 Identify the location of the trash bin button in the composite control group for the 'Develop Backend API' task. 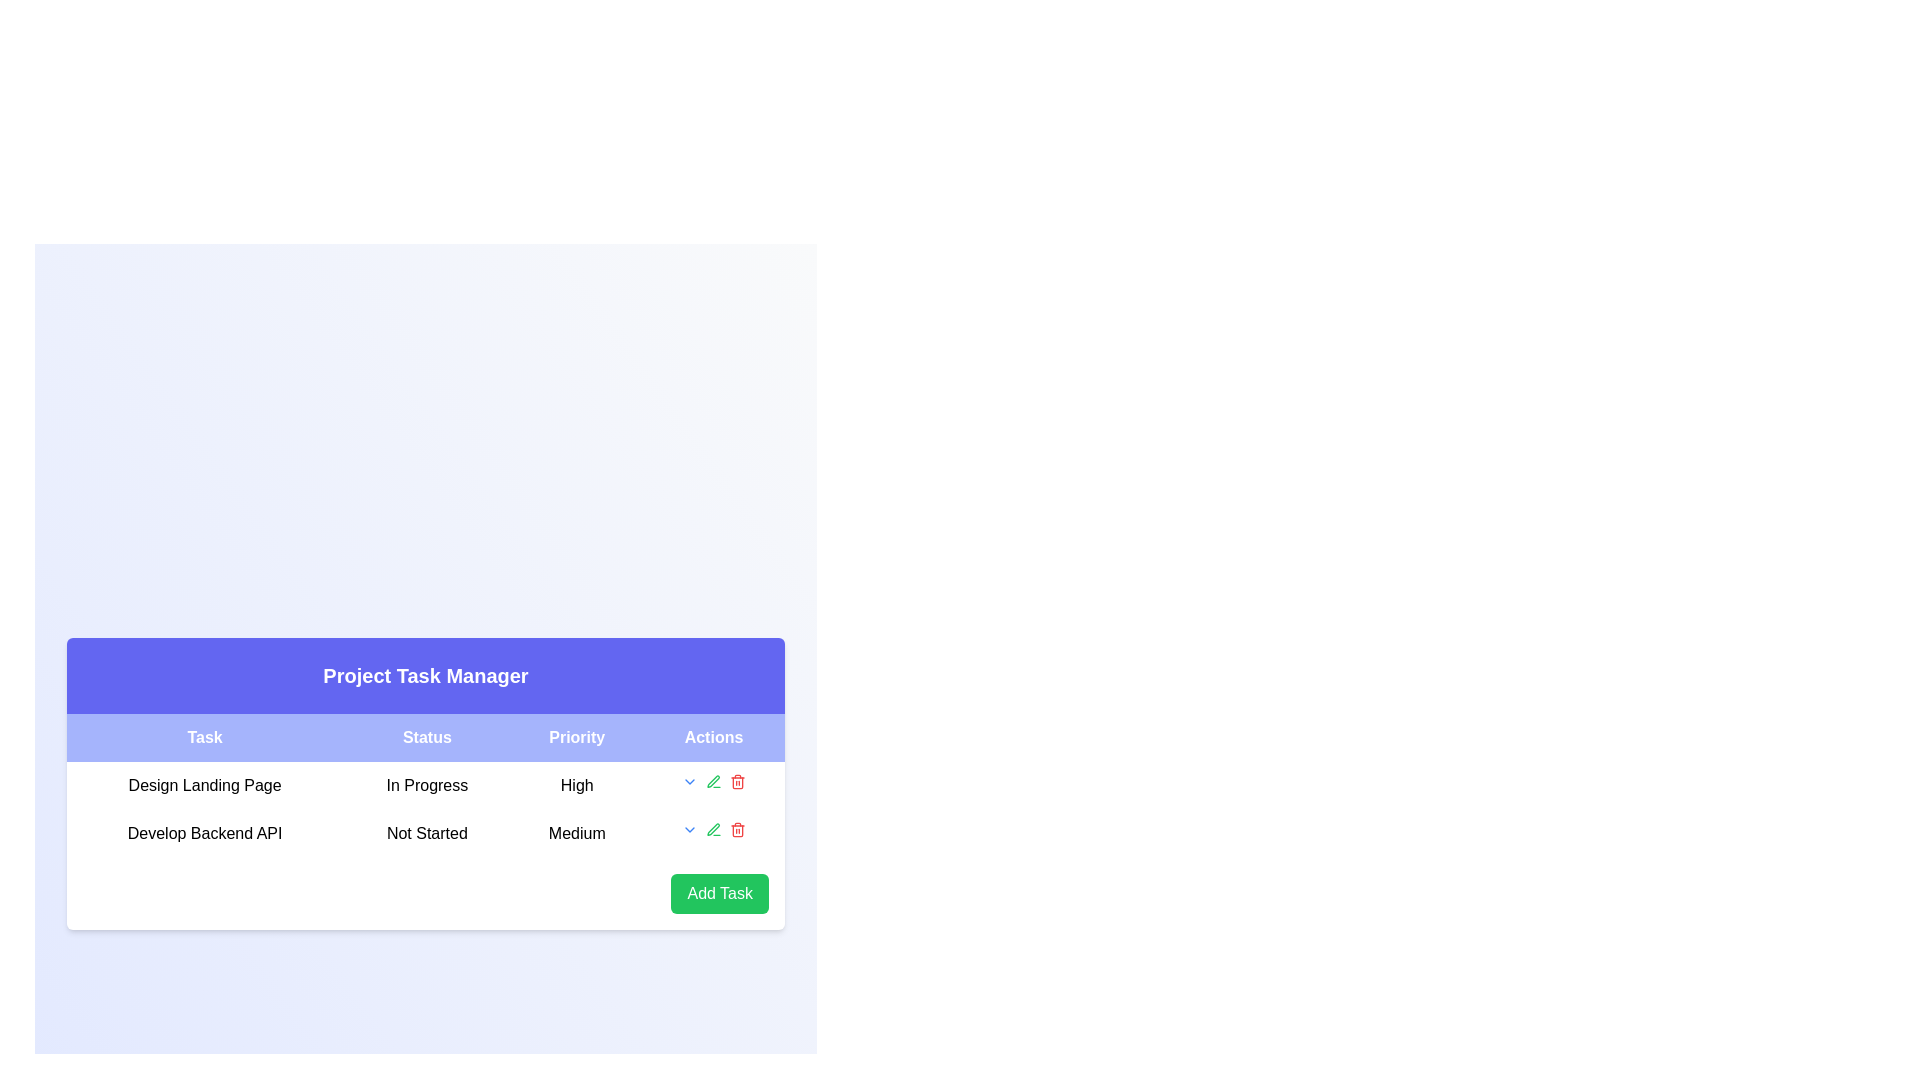
(714, 829).